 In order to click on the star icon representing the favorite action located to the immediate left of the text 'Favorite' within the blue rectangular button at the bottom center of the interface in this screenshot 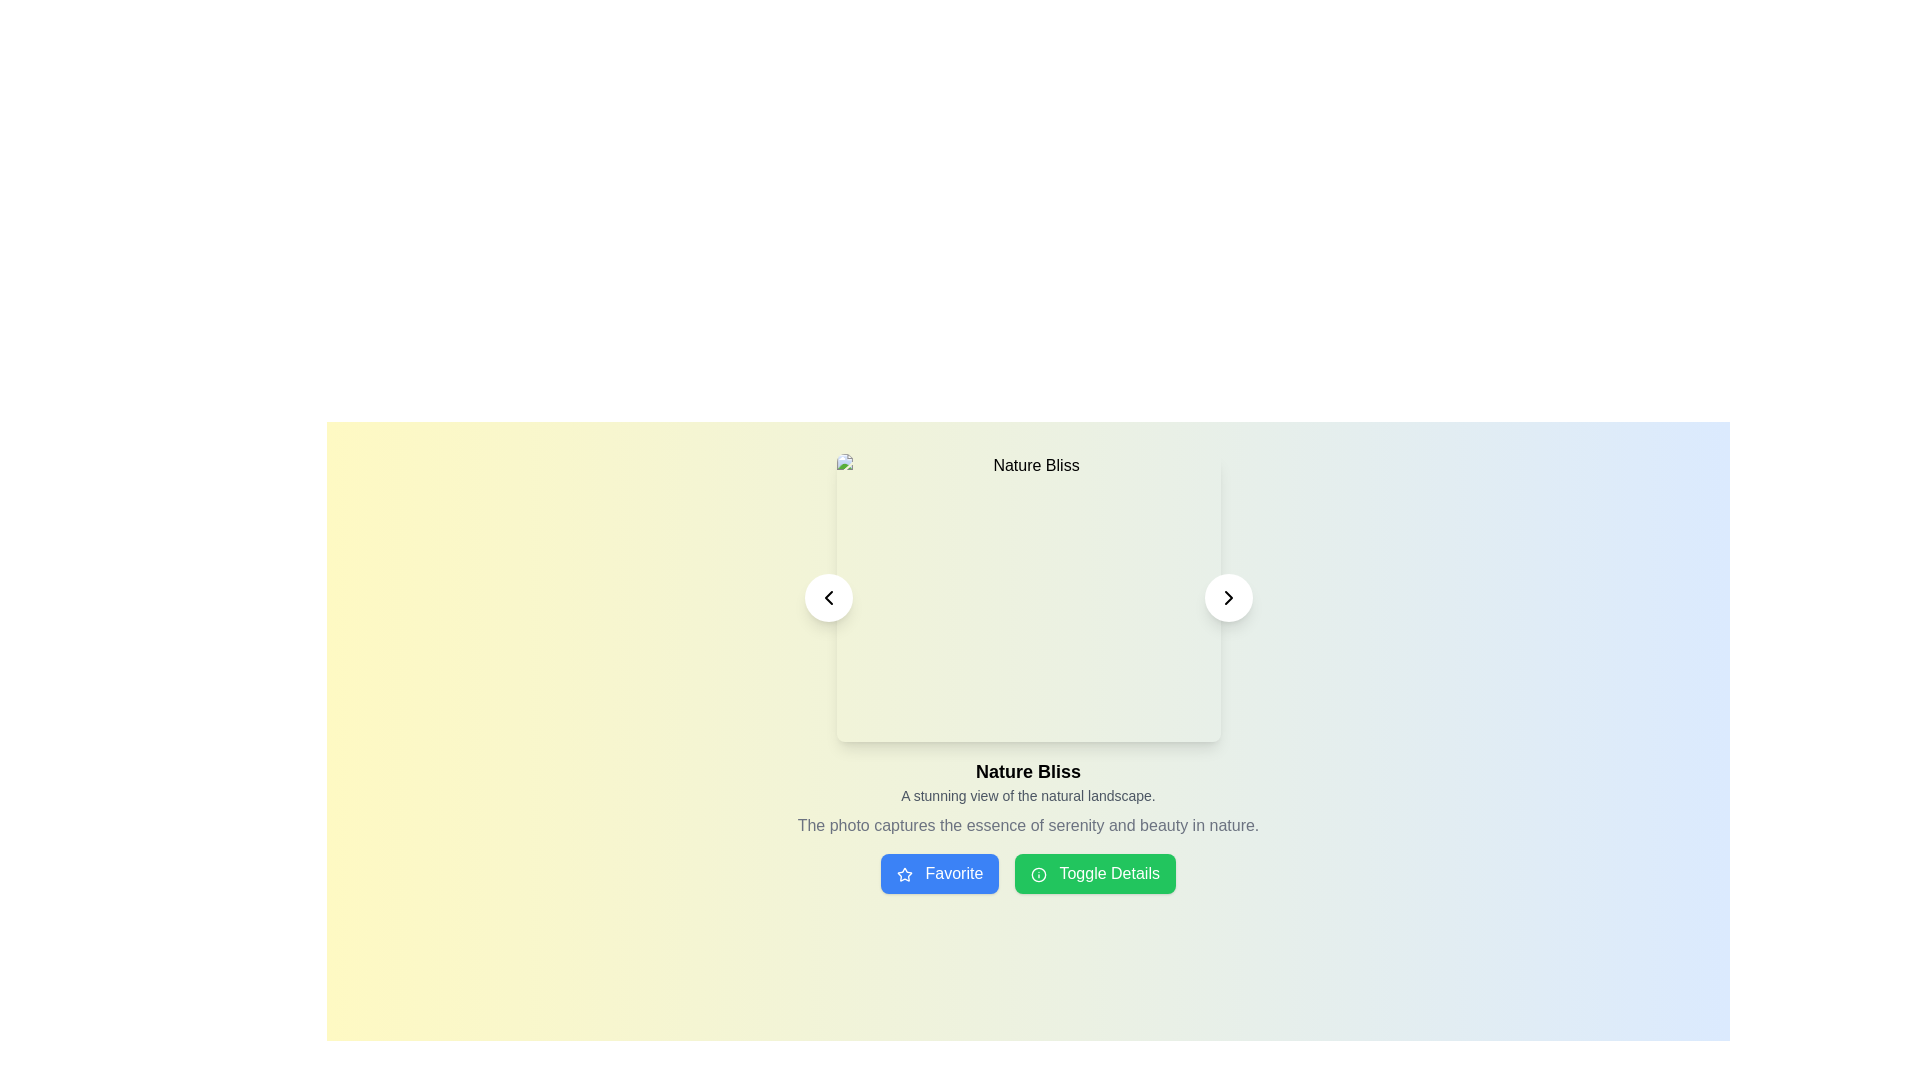, I will do `click(904, 873)`.